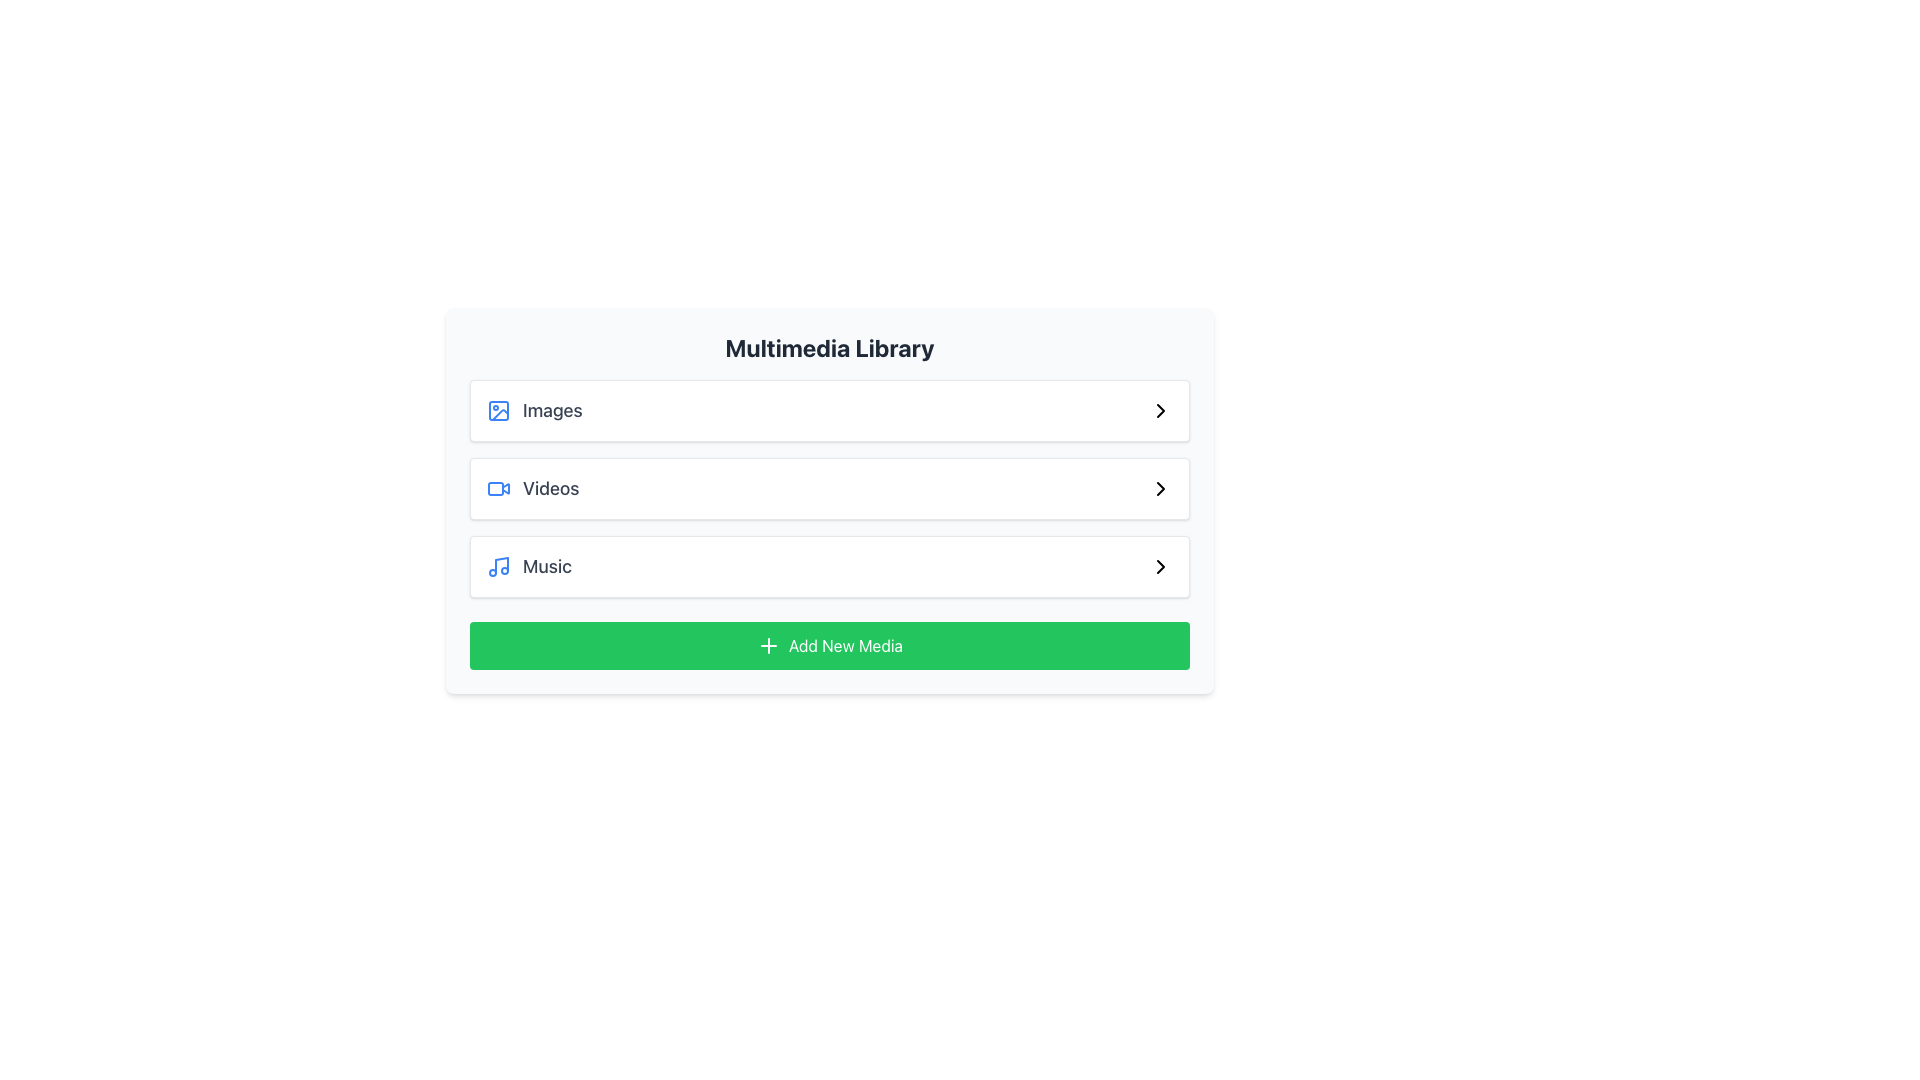 The height and width of the screenshot is (1080, 1920). I want to click on the icon representing the 'Videos' section in the multimedia library, located to the left of the 'Videos' label, so click(499, 489).